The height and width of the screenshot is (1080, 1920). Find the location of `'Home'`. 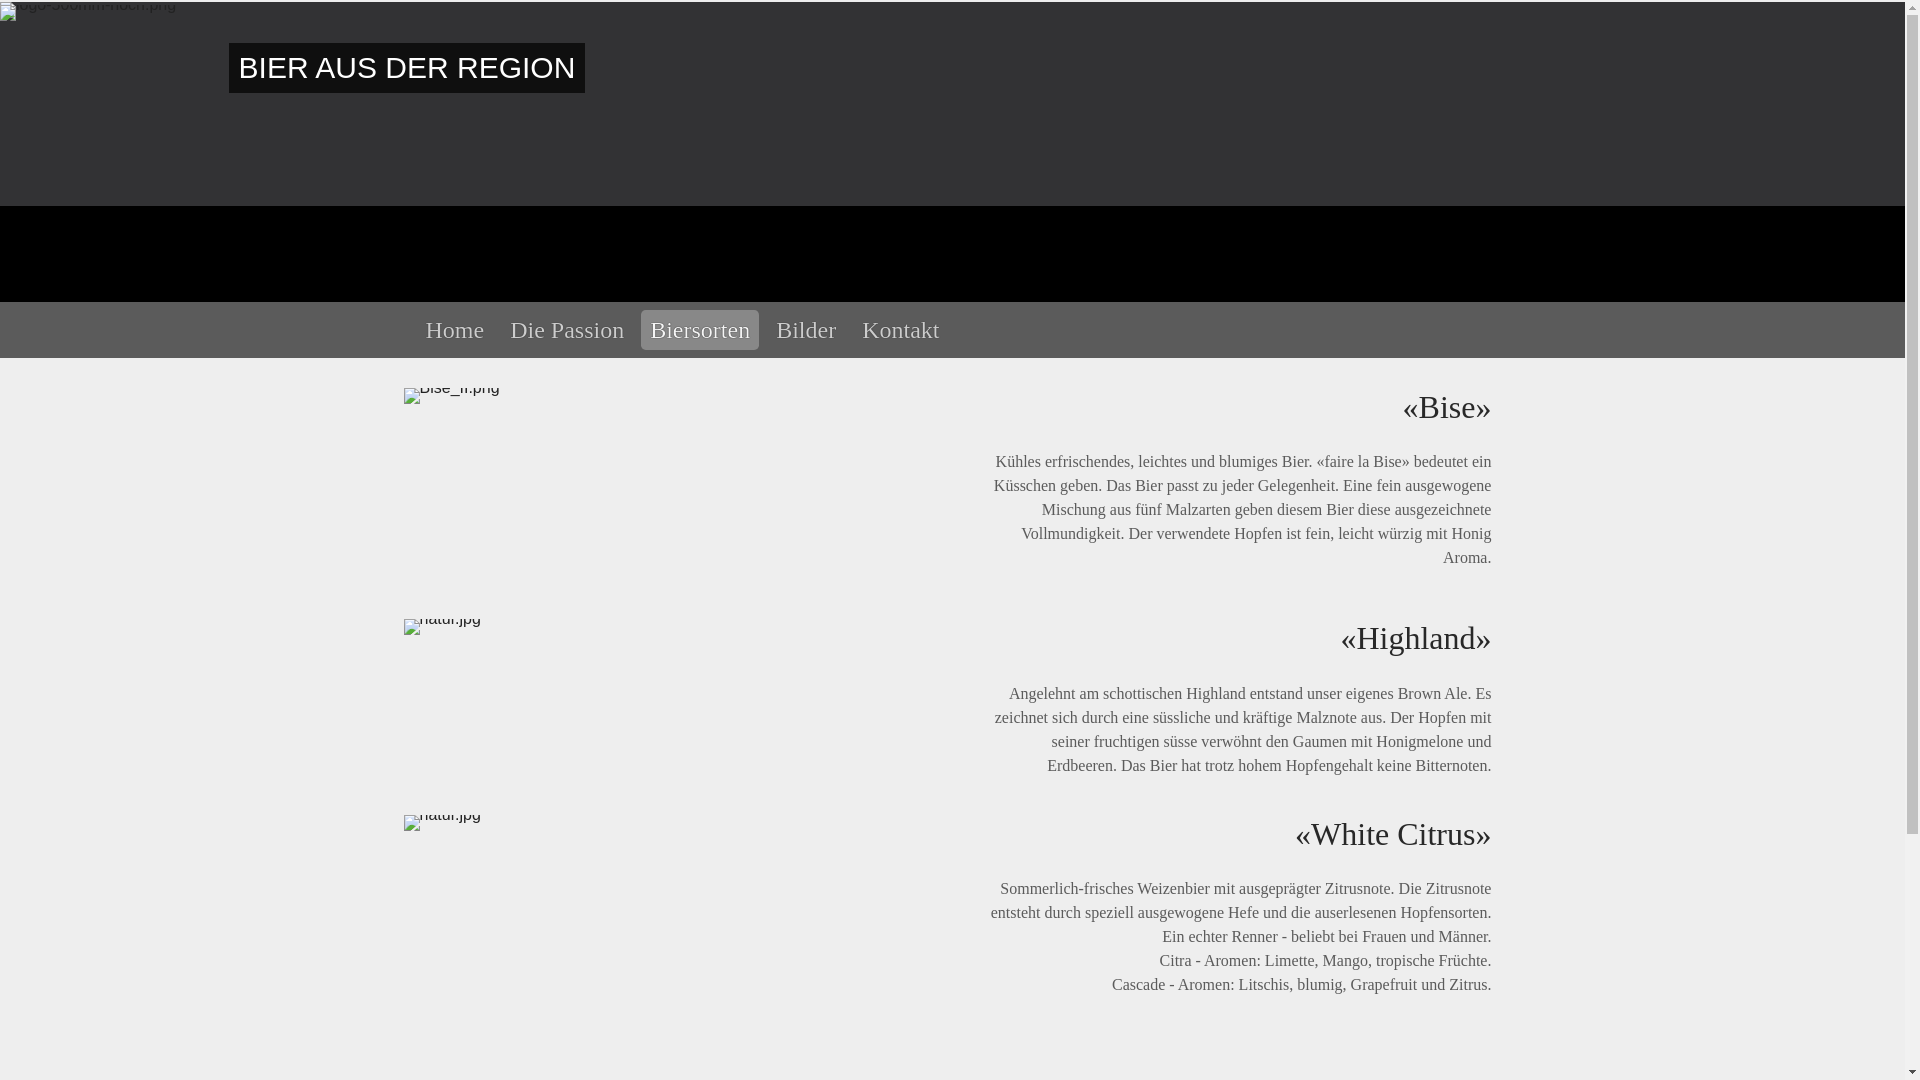

'Home' is located at coordinates (453, 329).